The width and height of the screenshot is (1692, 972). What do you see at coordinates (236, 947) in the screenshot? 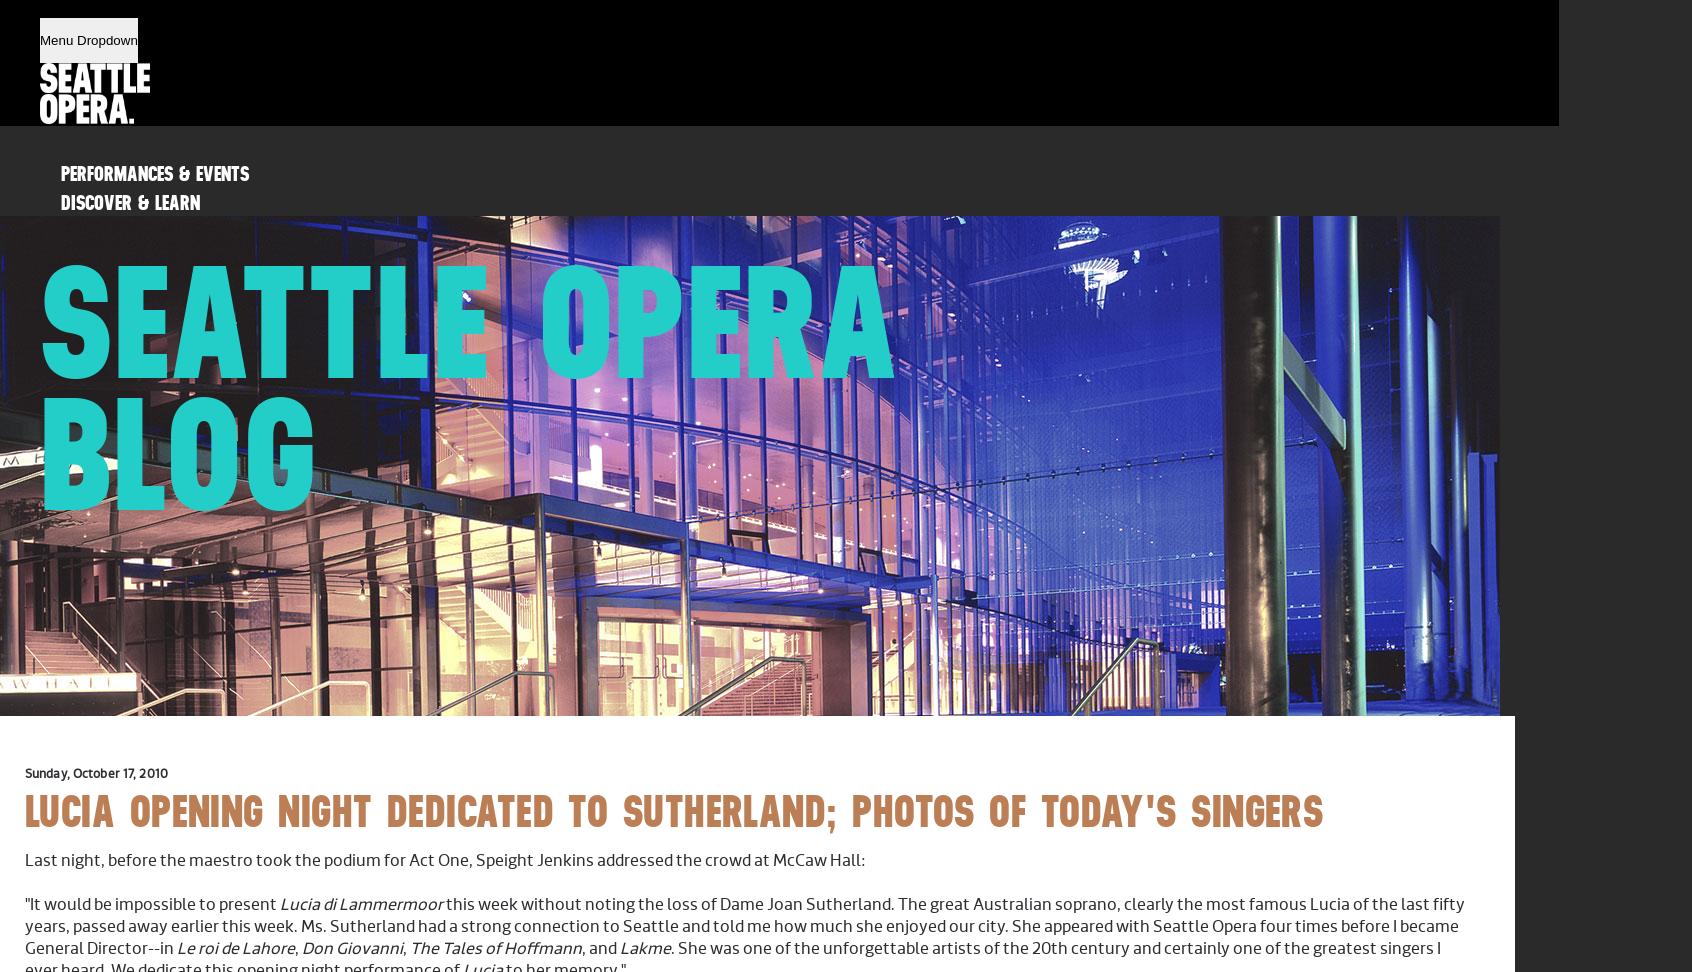
I see `'Le roi de Lahore'` at bounding box center [236, 947].